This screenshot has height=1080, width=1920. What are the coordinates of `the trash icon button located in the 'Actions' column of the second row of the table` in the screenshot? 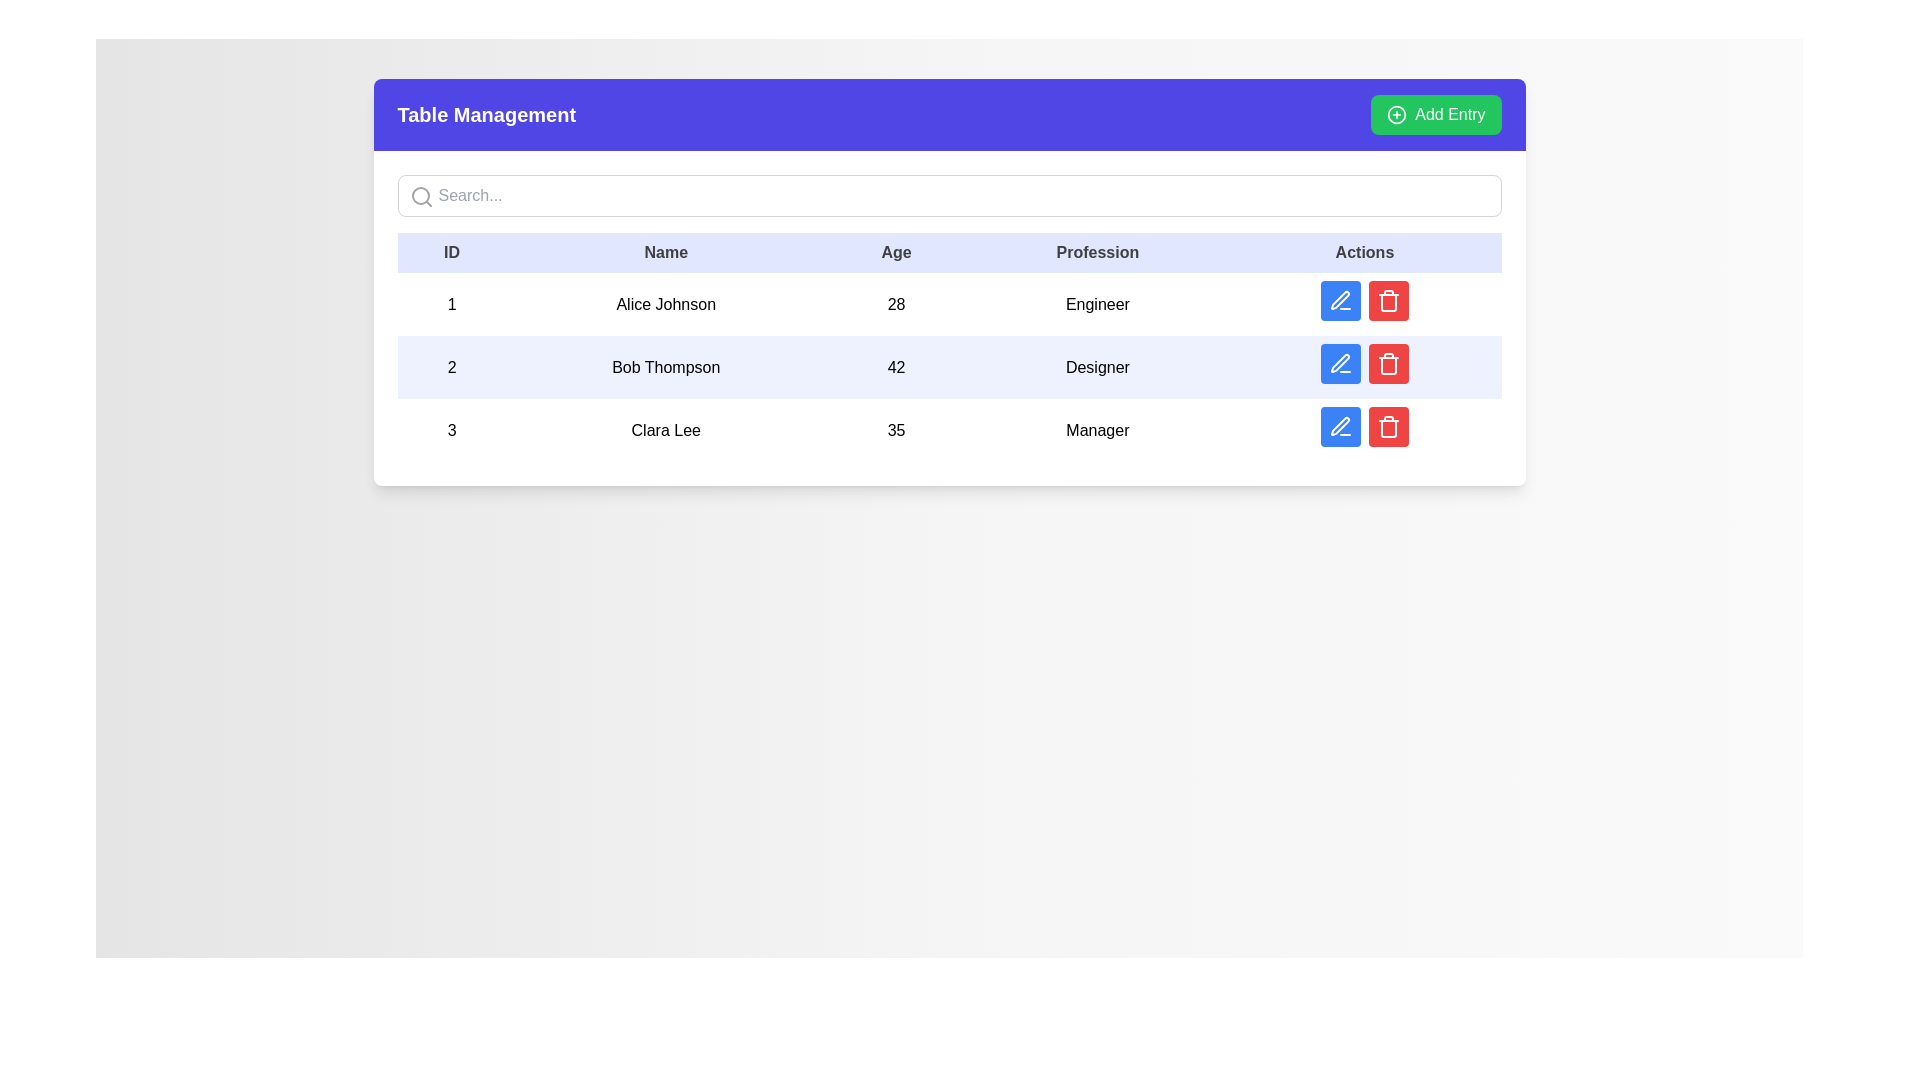 It's located at (1386, 363).